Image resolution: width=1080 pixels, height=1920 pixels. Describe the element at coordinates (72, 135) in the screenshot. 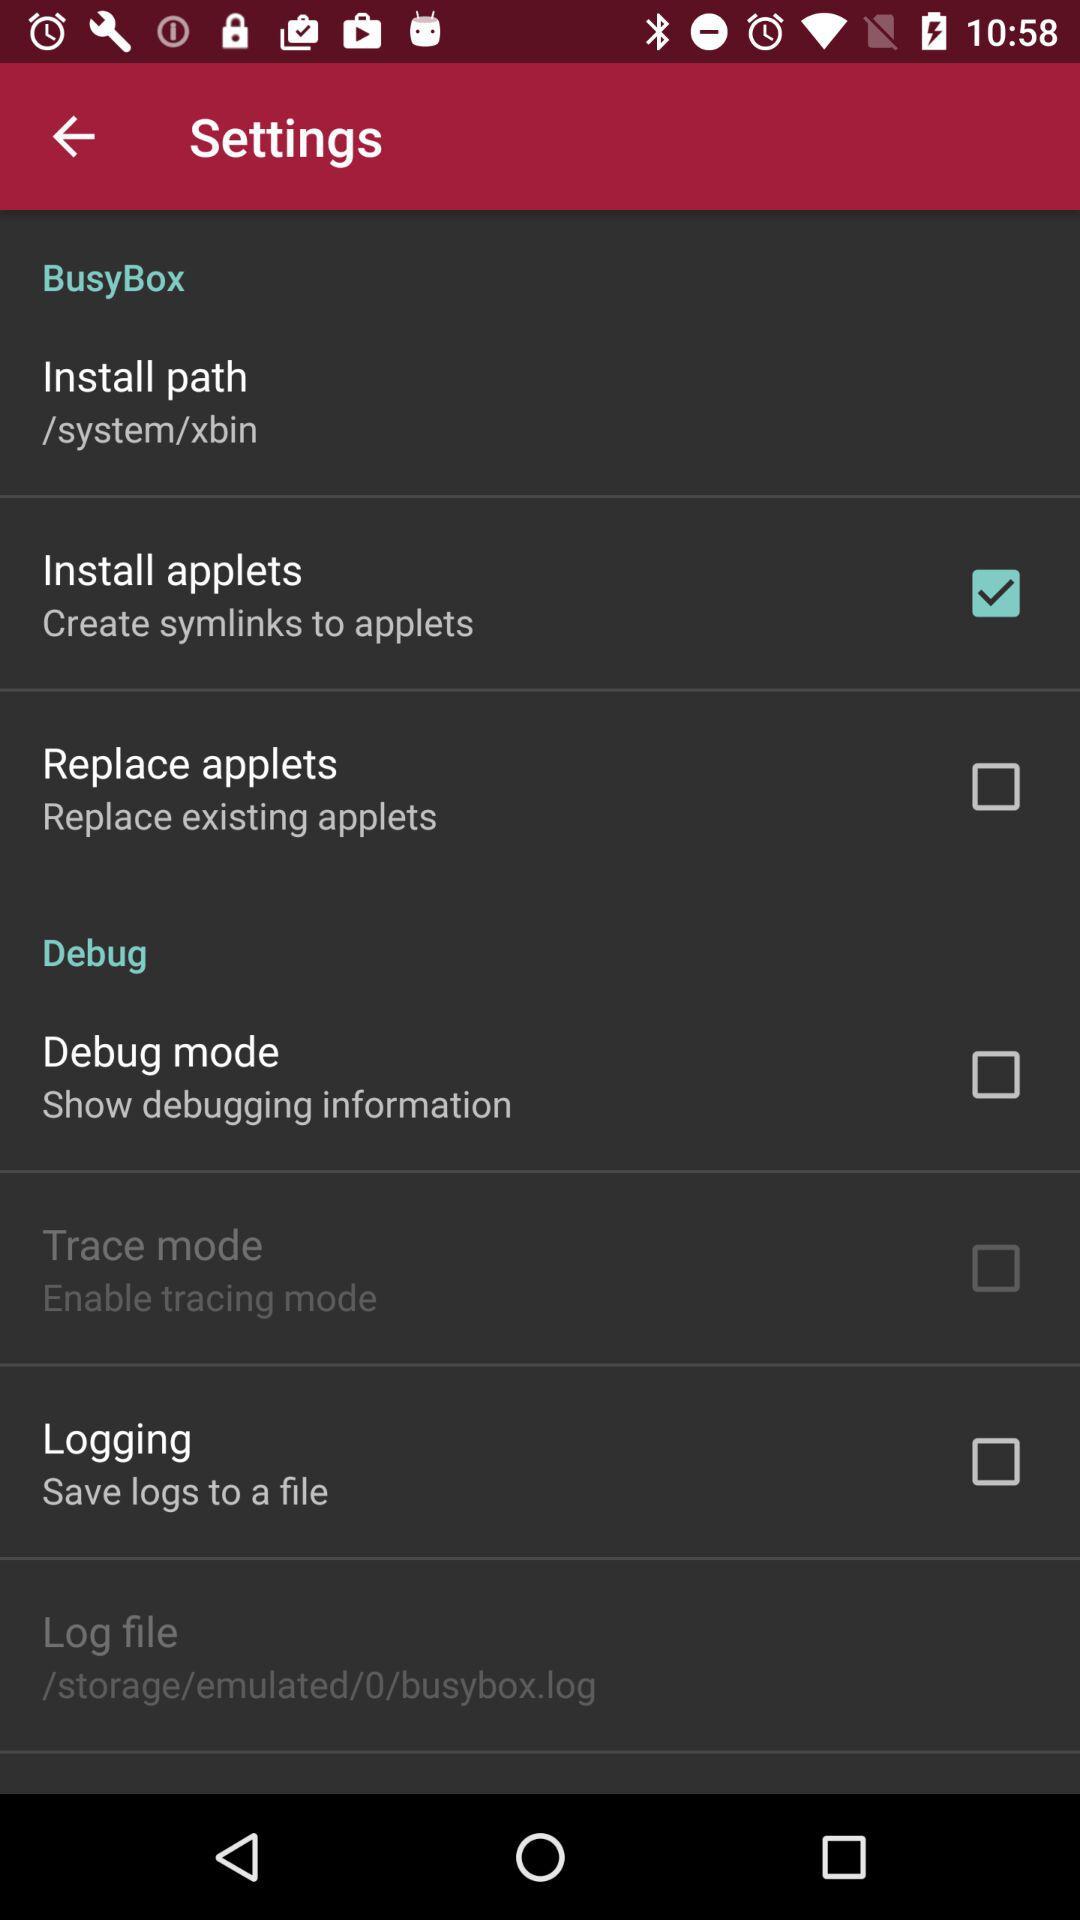

I see `the item to the left of the settings item` at that location.